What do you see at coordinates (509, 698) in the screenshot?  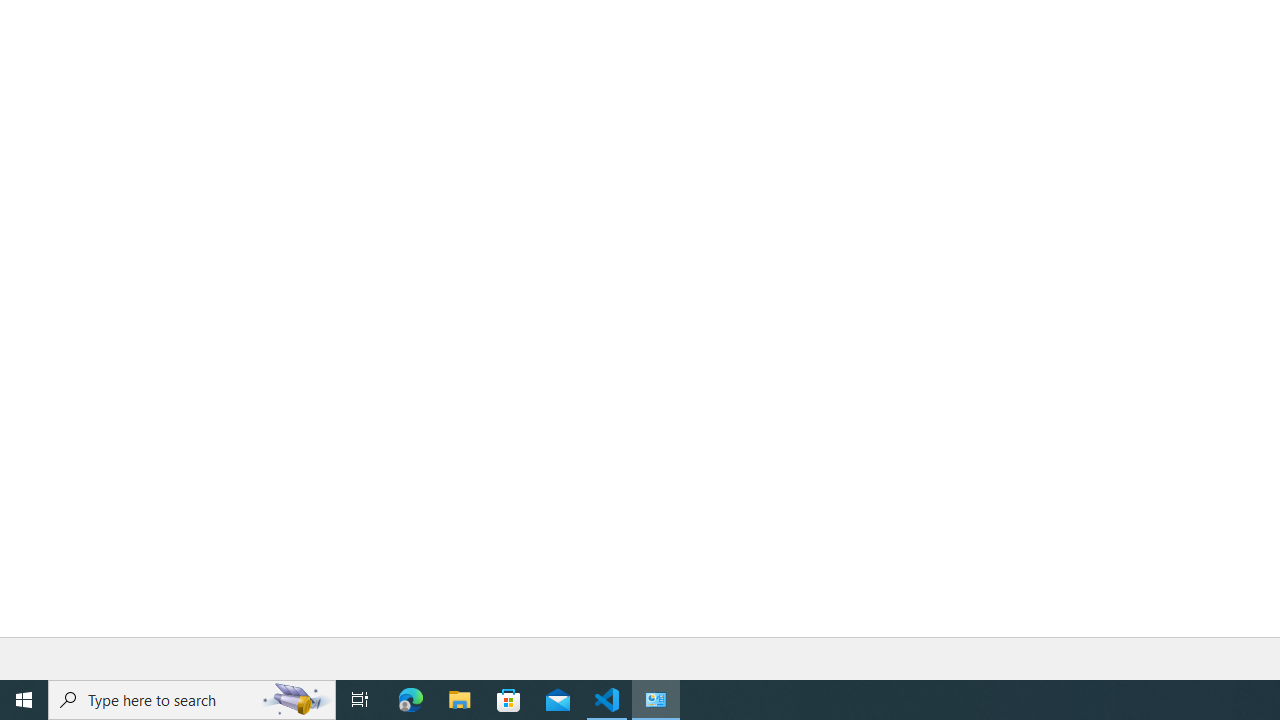 I see `'Microsoft Store'` at bounding box center [509, 698].